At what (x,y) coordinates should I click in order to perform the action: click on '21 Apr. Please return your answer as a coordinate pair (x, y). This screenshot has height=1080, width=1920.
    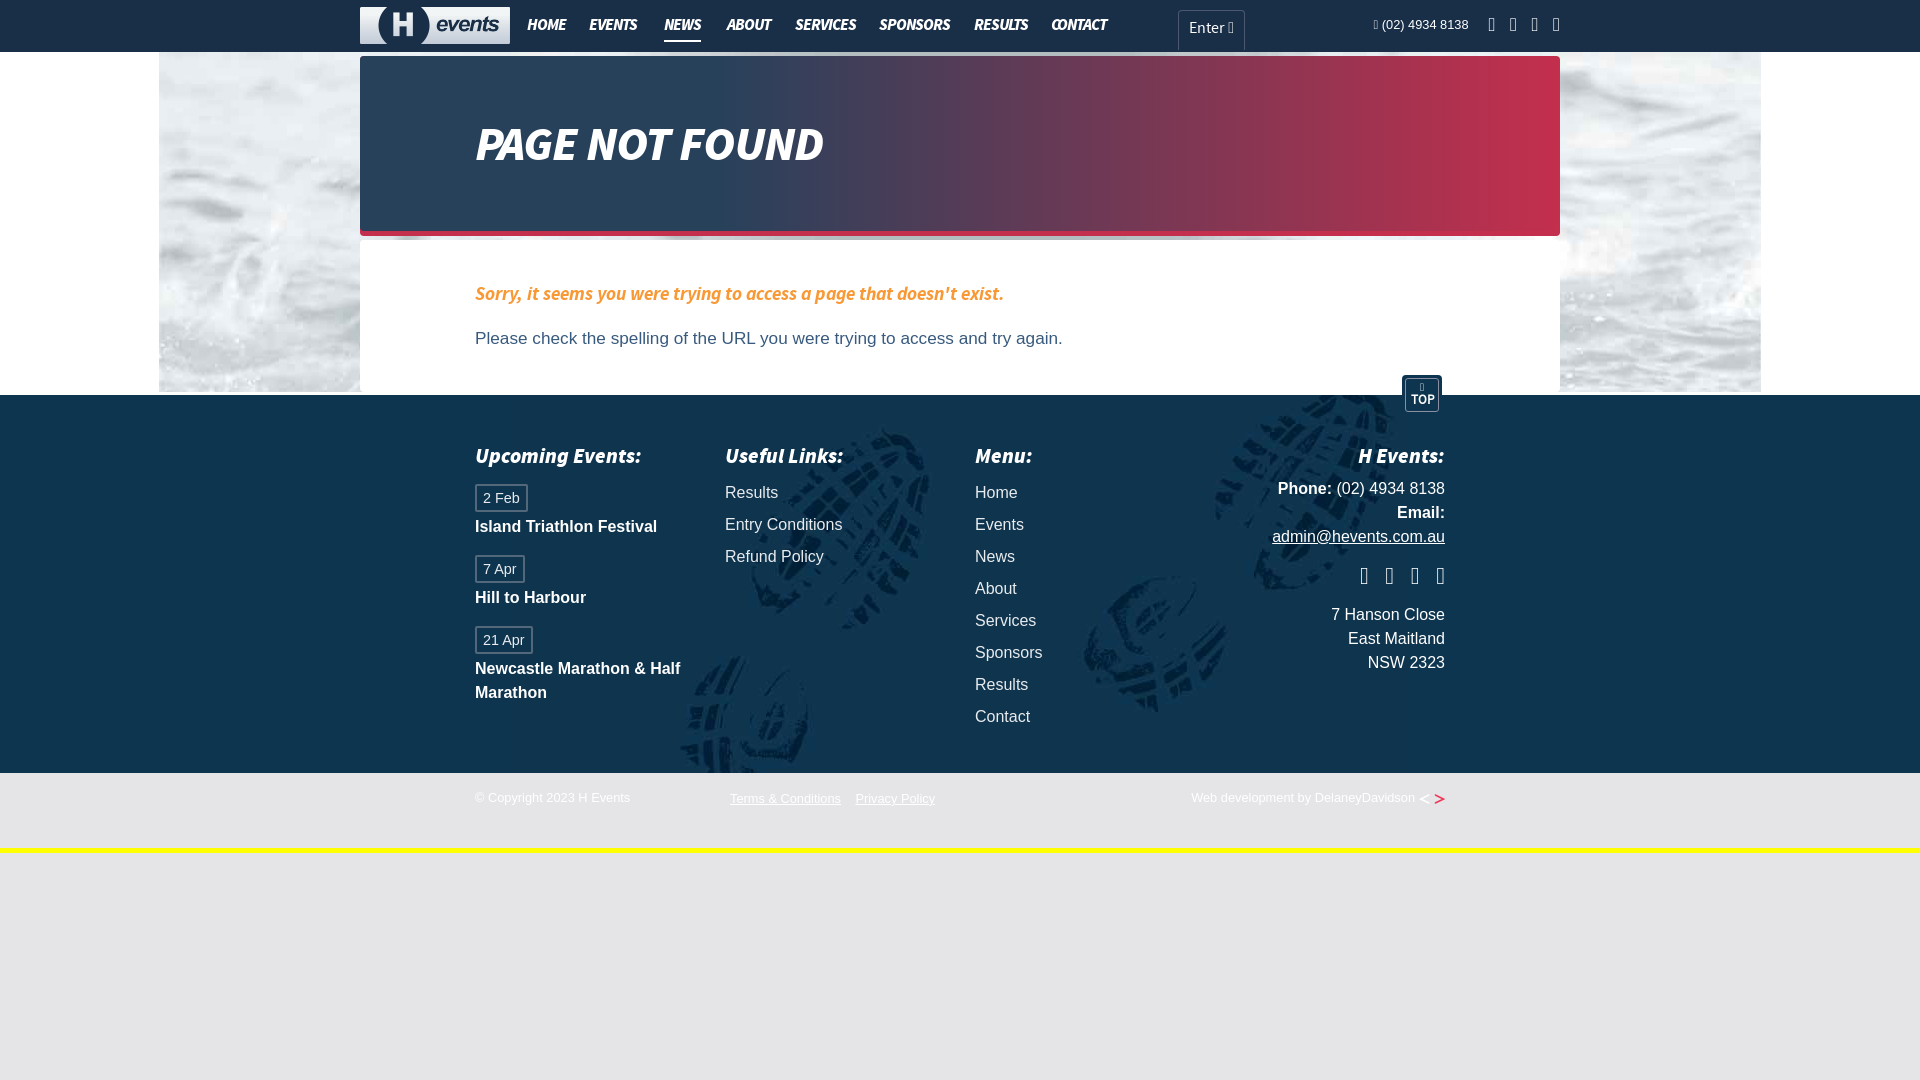
    Looking at the image, I should click on (584, 666).